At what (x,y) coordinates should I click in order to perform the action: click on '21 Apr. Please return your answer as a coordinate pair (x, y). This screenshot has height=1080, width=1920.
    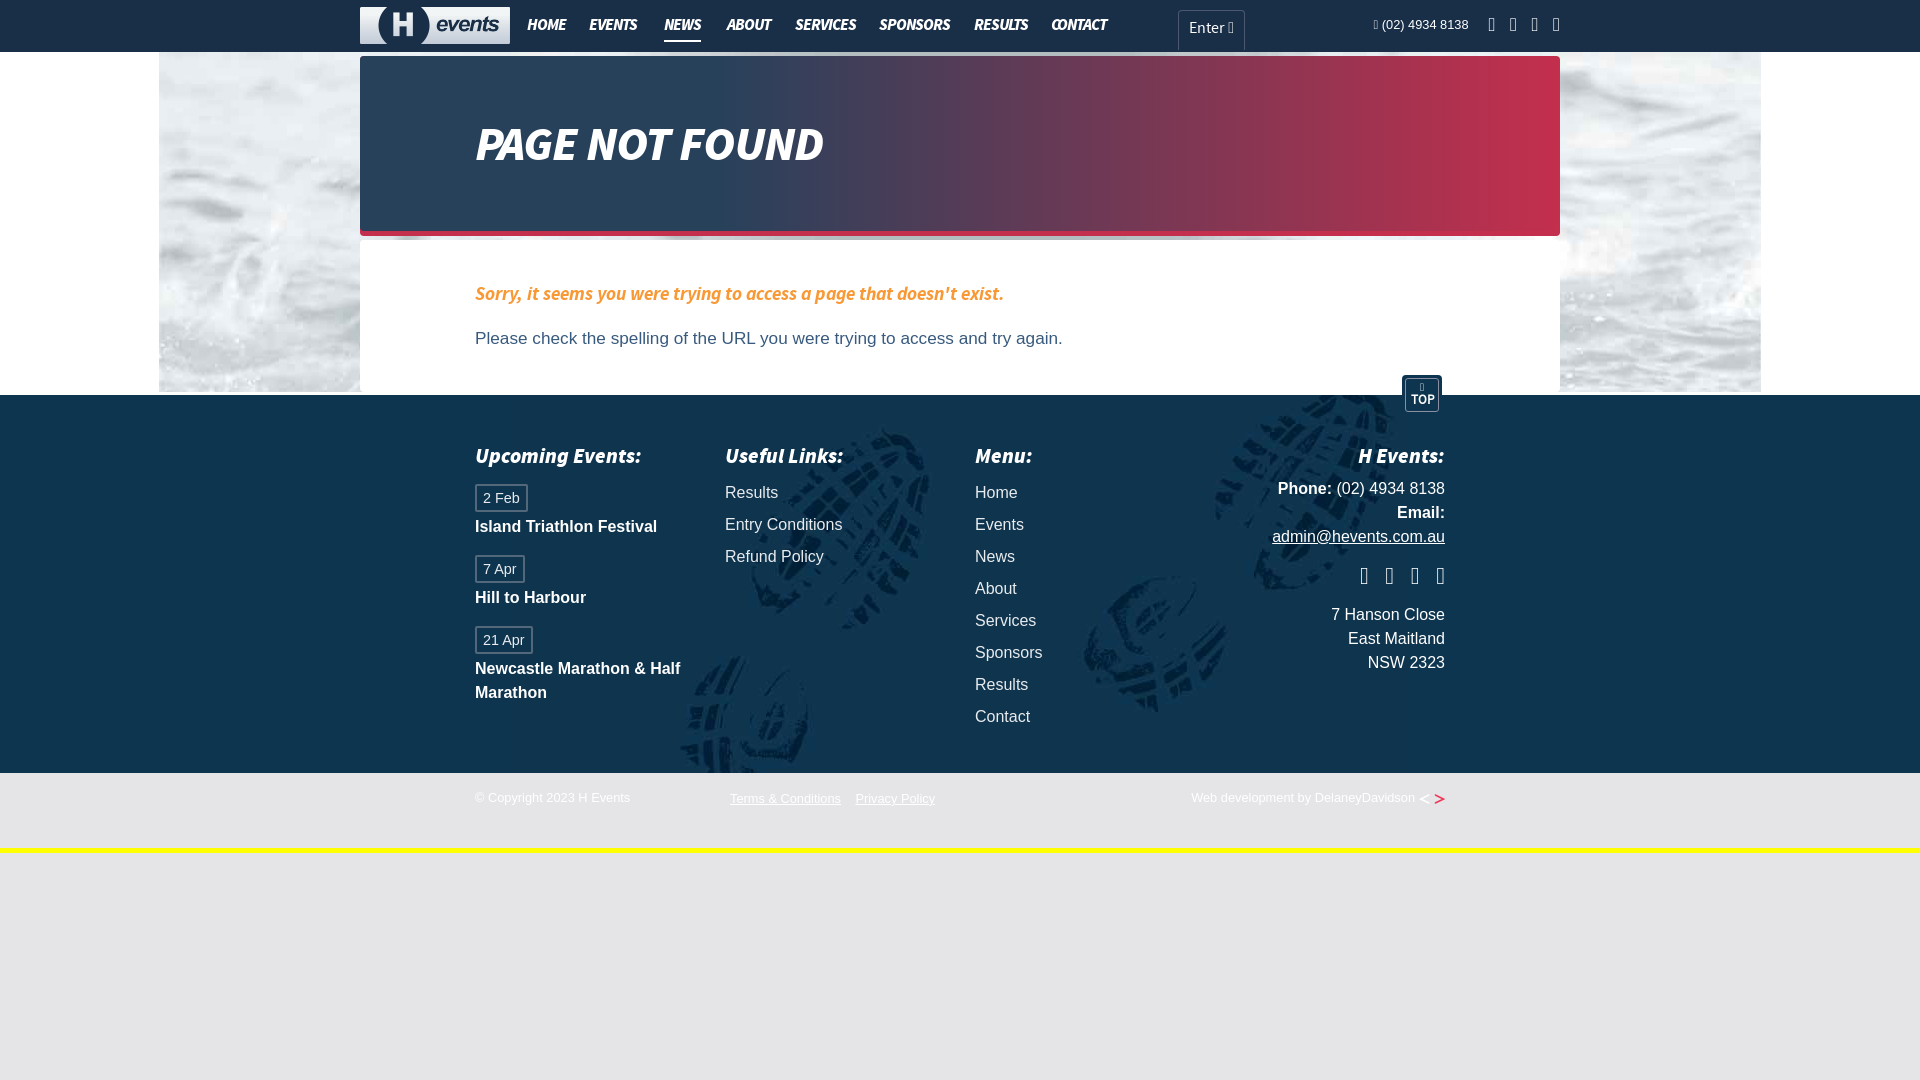
    Looking at the image, I should click on (584, 666).